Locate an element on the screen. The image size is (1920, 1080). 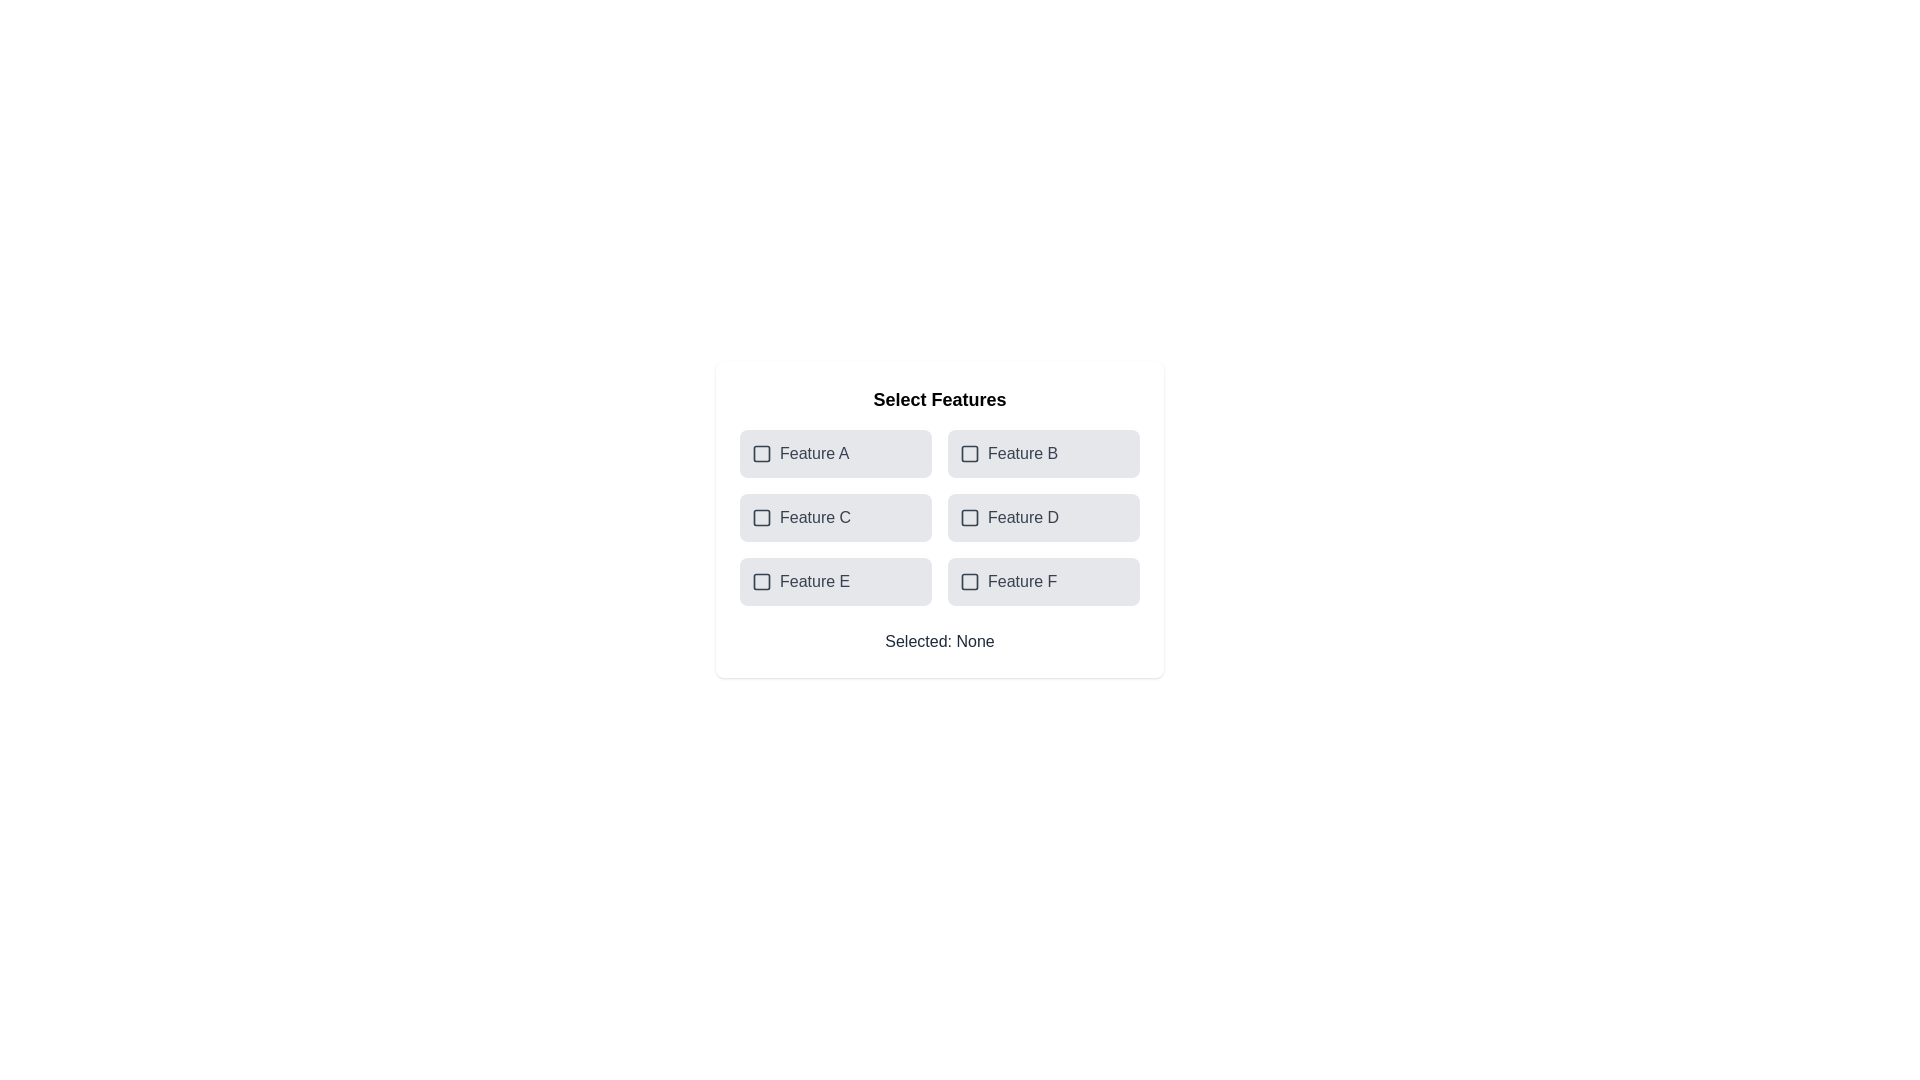
the checkbox icon with a dark border and transparent background located next to the text labeled 'Feature A' is located at coordinates (761, 454).